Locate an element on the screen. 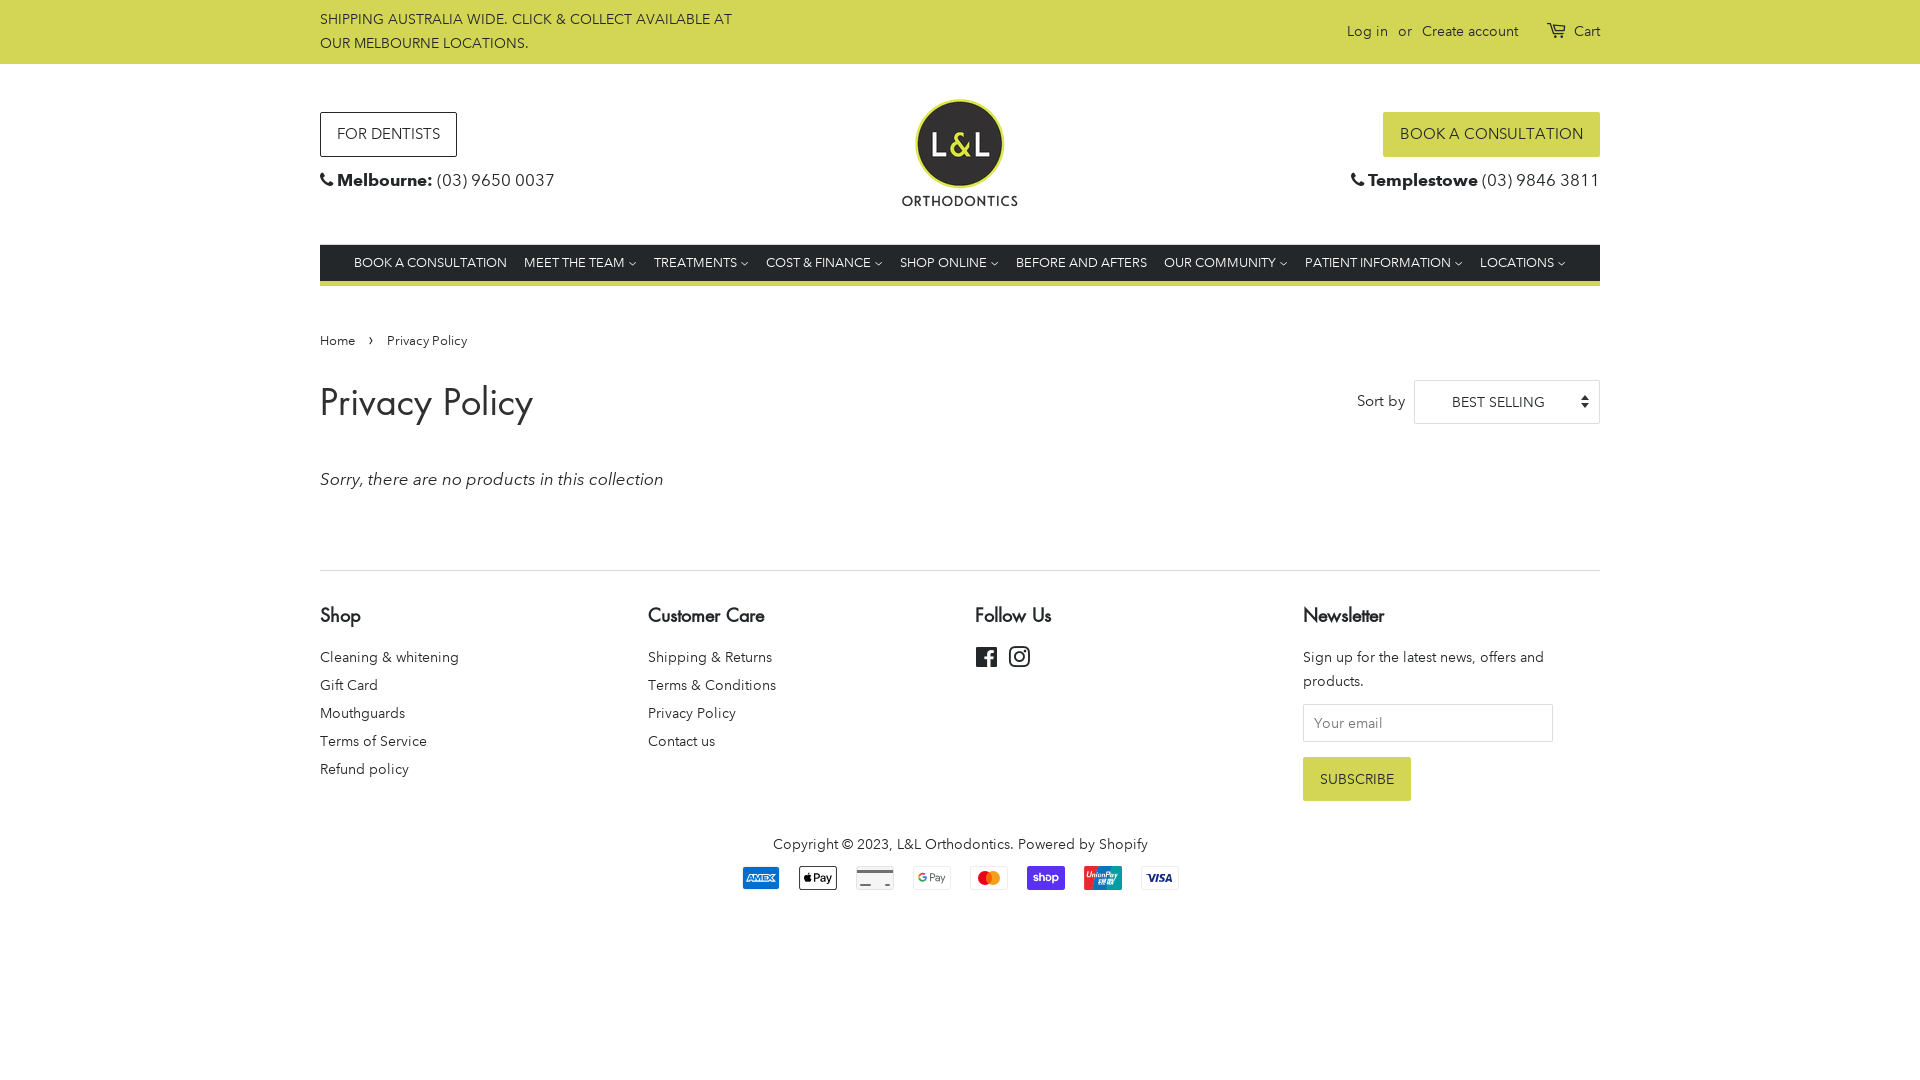 This screenshot has height=1080, width=1920. 'Log in' is located at coordinates (1366, 30).